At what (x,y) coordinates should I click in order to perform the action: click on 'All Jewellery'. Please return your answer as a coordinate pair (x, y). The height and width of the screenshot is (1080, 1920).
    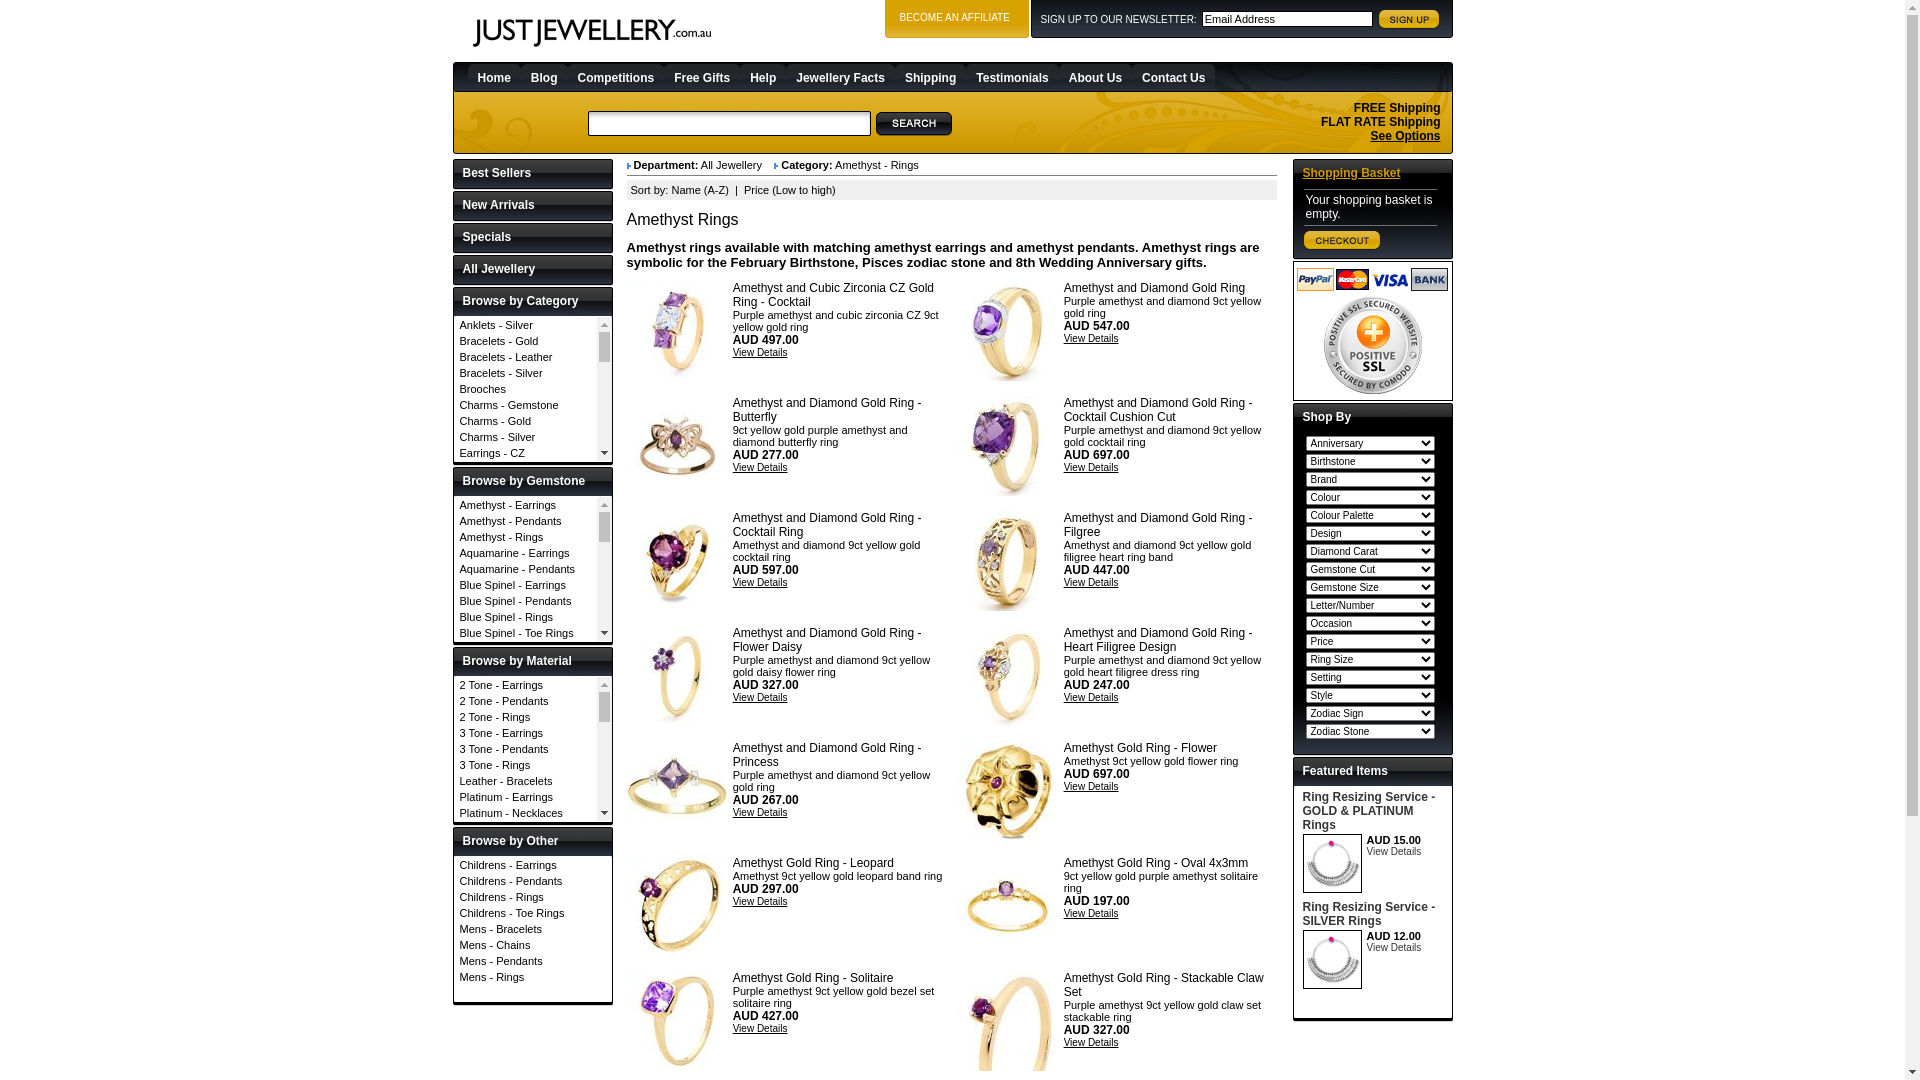
    Looking at the image, I should click on (532, 270).